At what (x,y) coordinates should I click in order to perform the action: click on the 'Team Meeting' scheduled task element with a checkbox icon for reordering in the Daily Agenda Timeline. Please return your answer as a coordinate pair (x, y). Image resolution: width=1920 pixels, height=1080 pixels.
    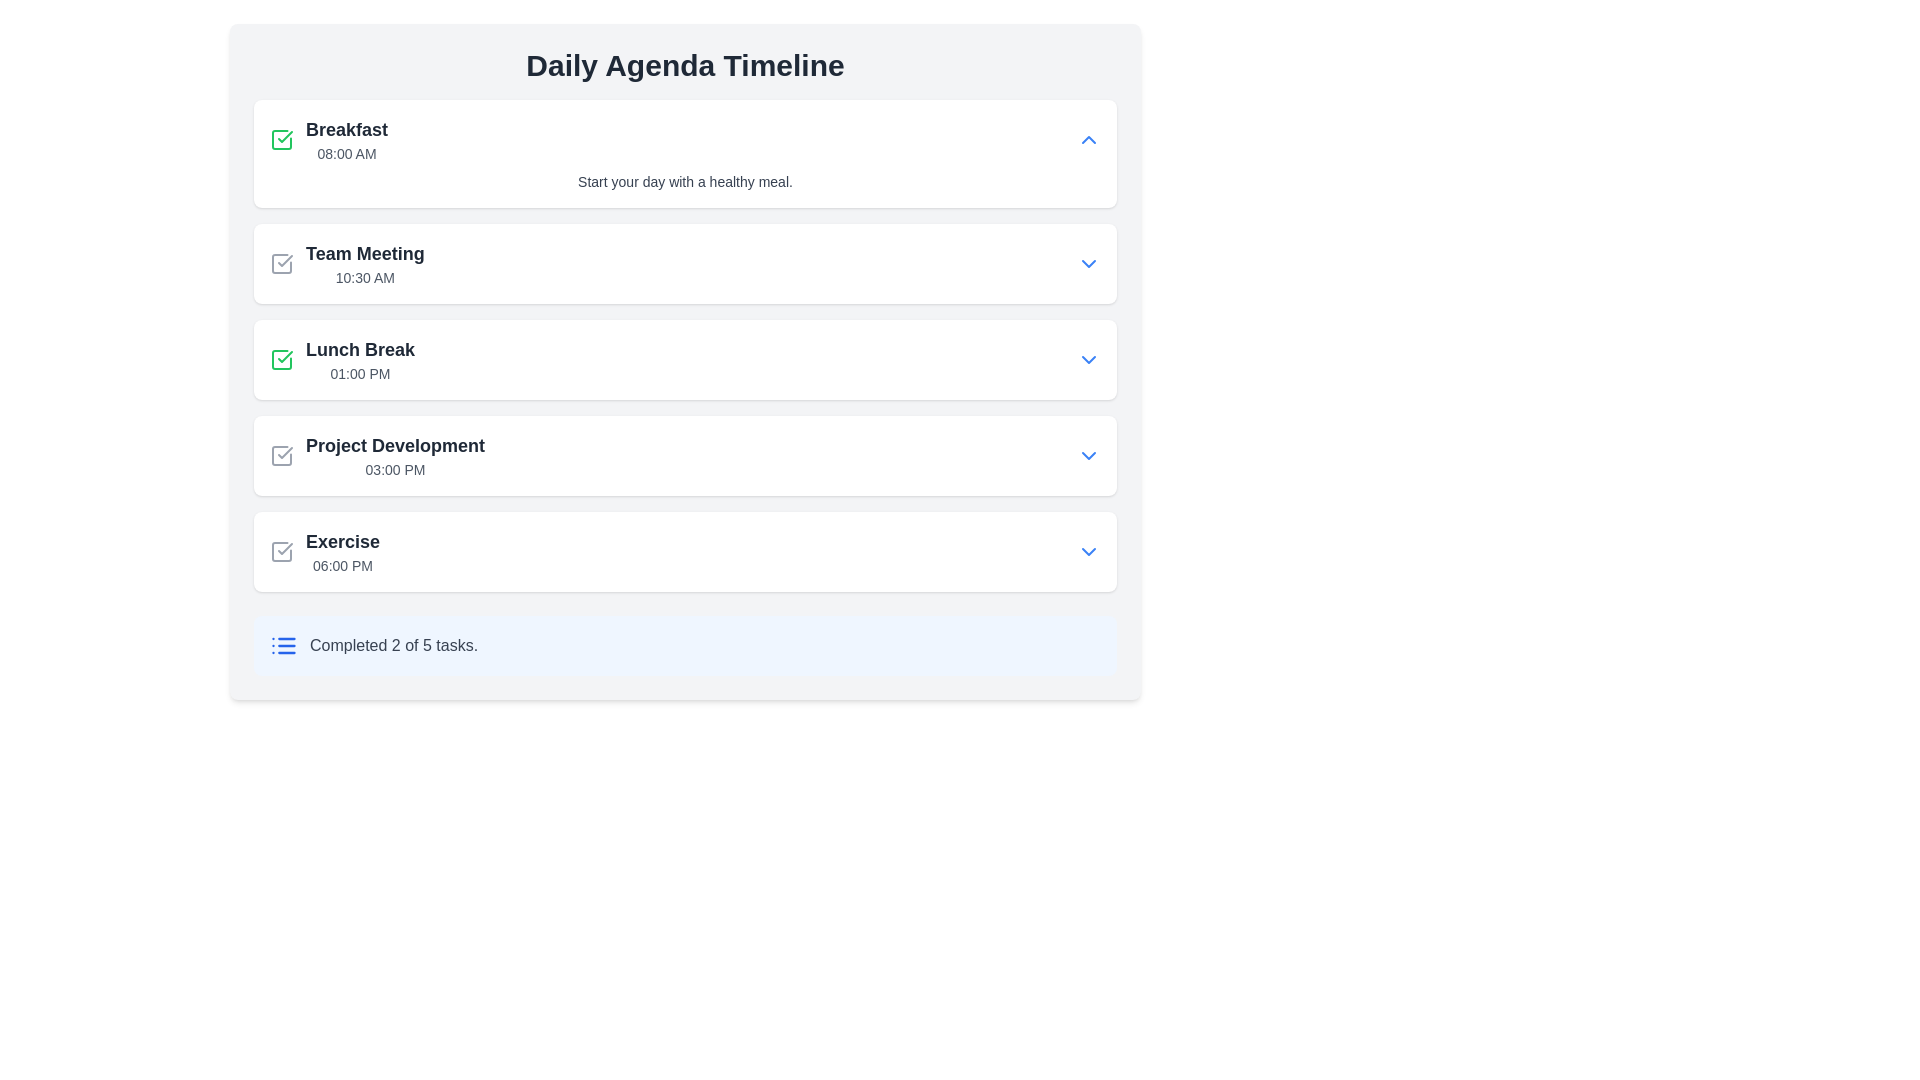
    Looking at the image, I should click on (347, 262).